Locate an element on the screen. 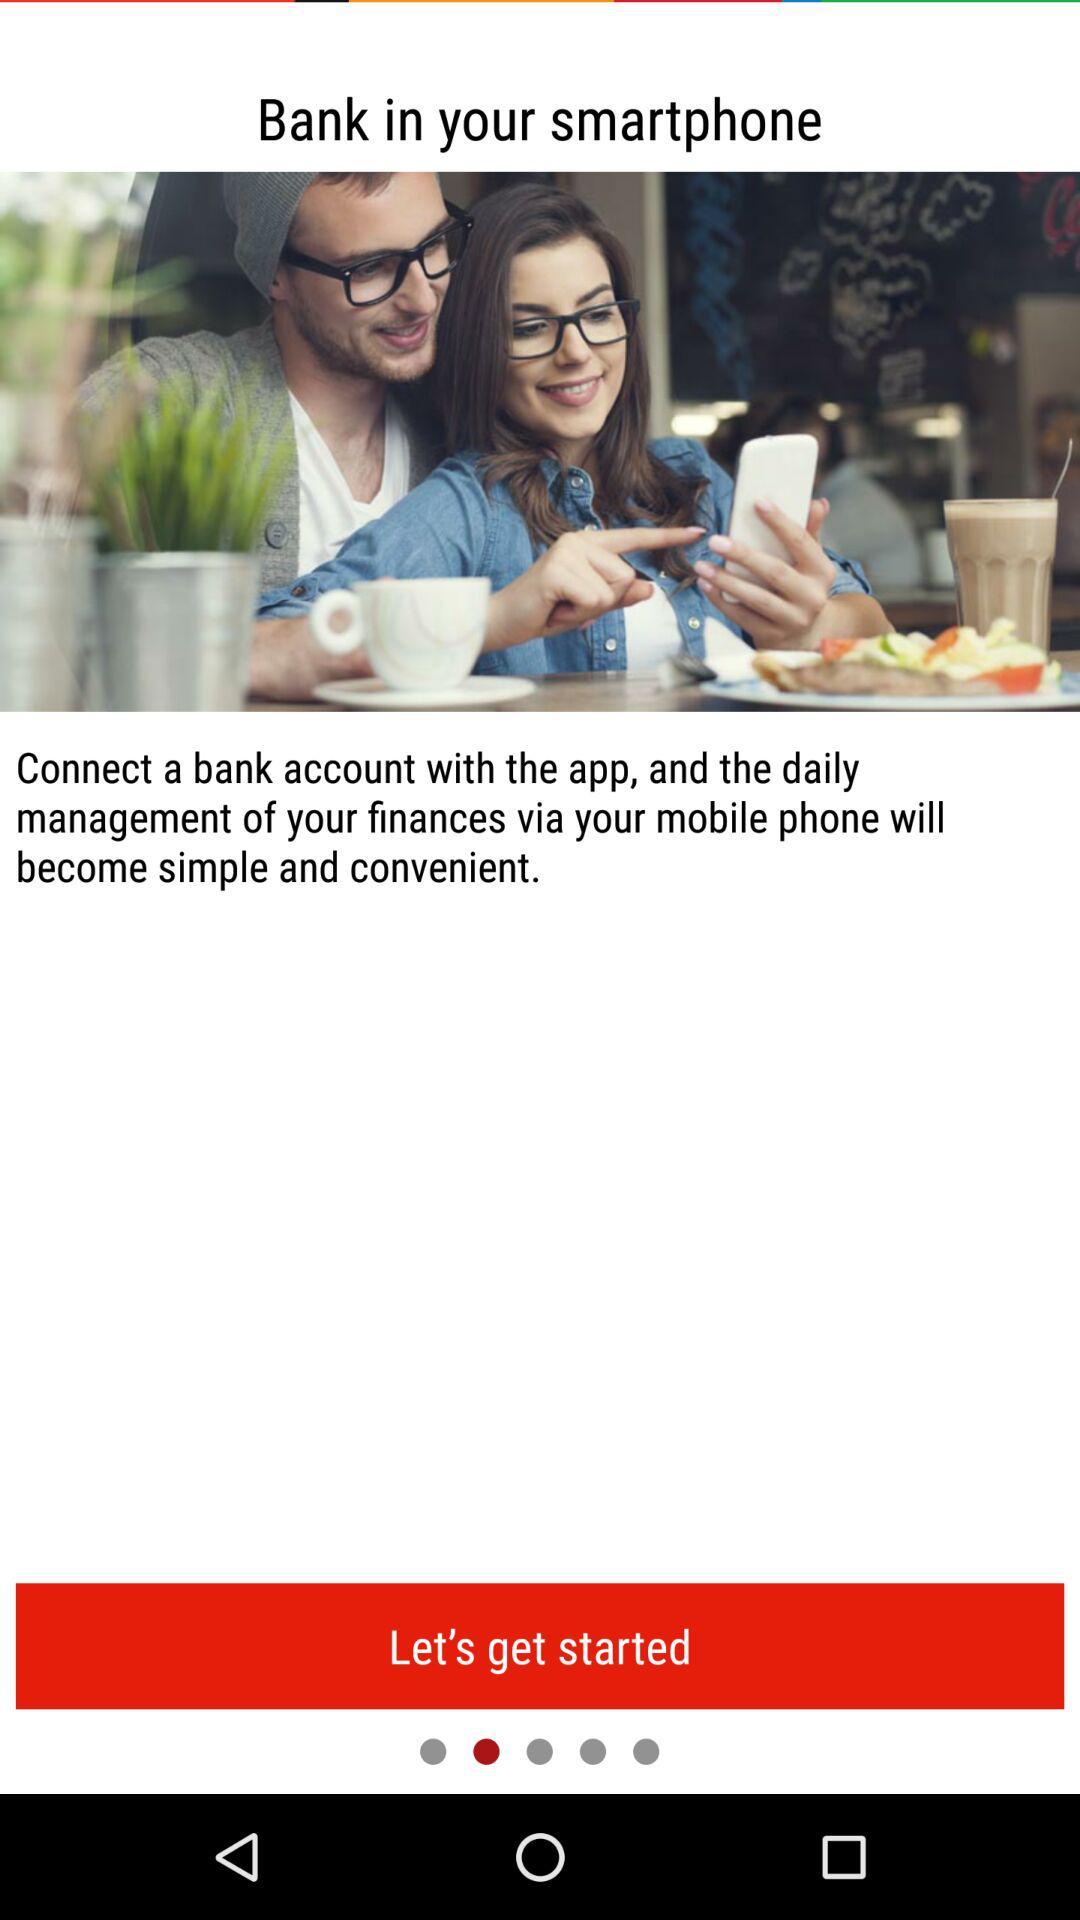  app below the connect a bank icon is located at coordinates (540, 1646).